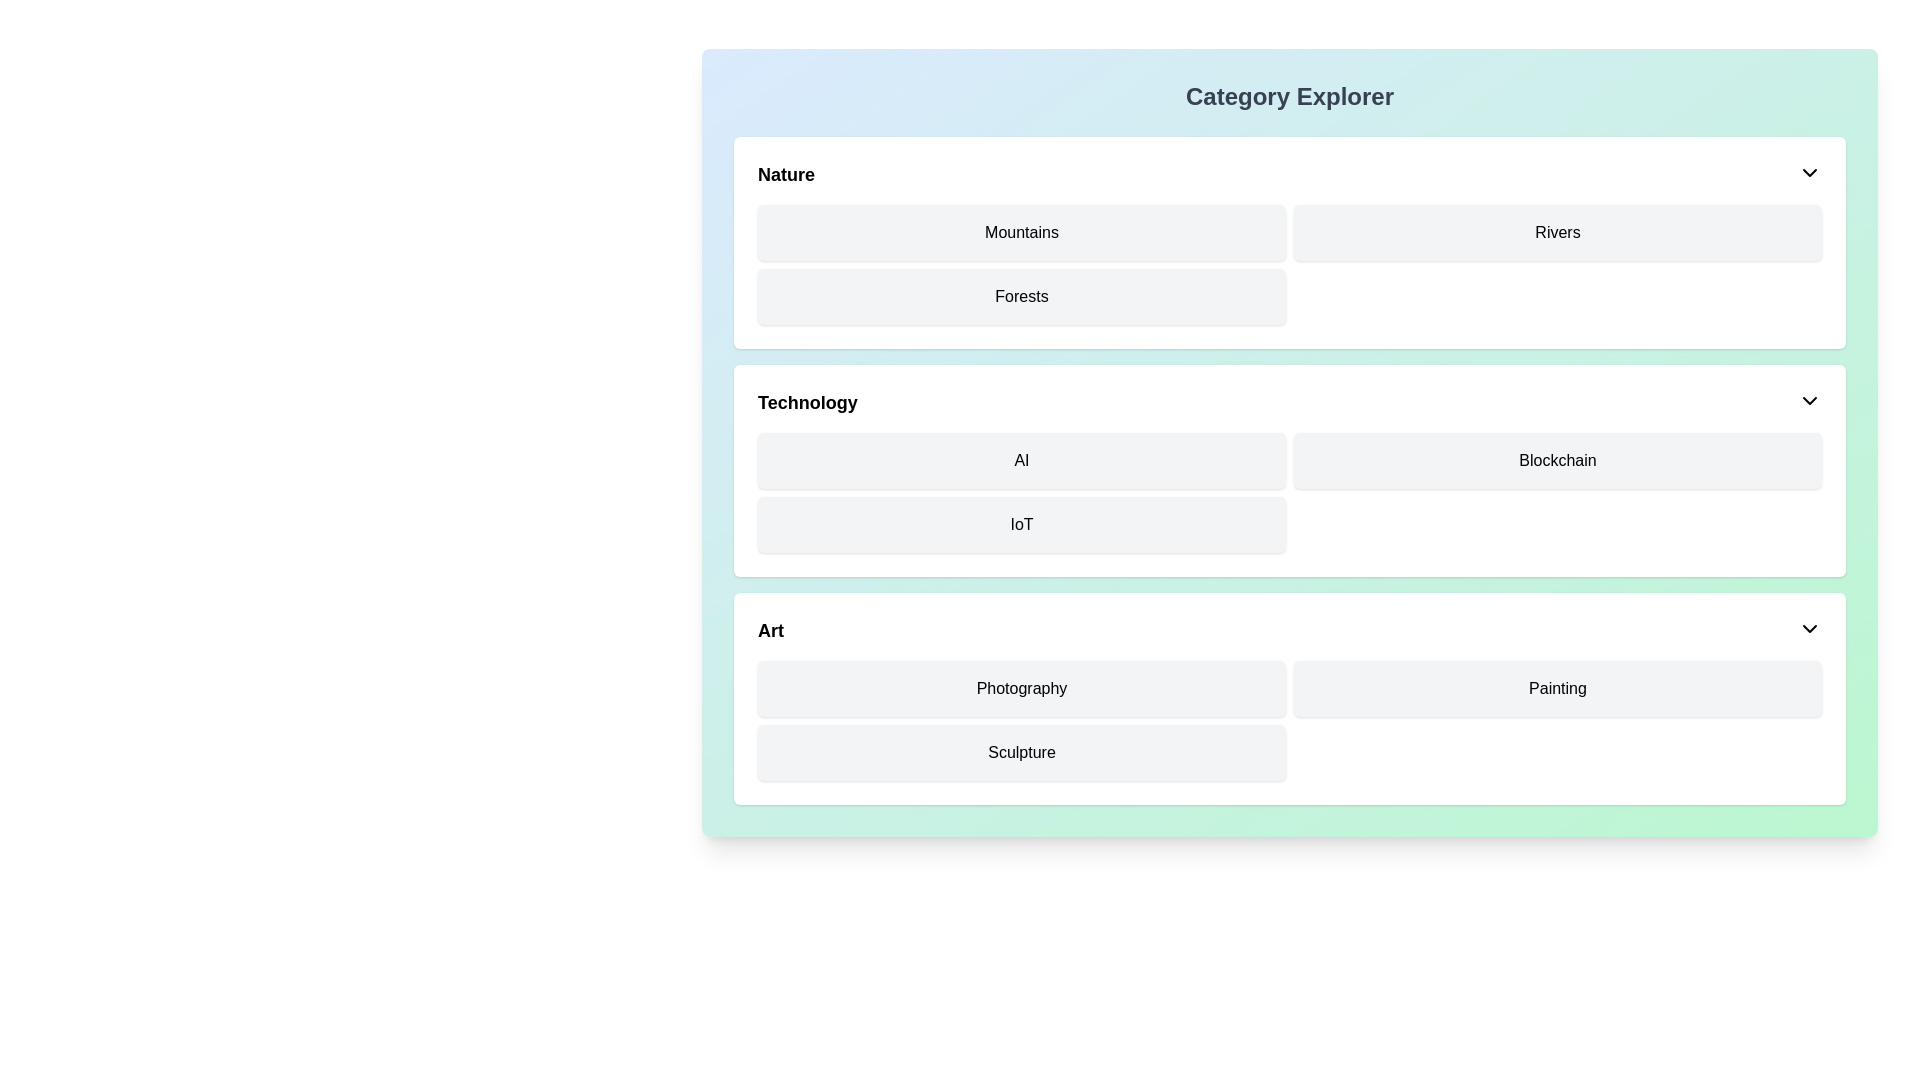  What do you see at coordinates (1022, 231) in the screenshot?
I see `the 'Mountains' text label within the first row of the 'Nature' category` at bounding box center [1022, 231].